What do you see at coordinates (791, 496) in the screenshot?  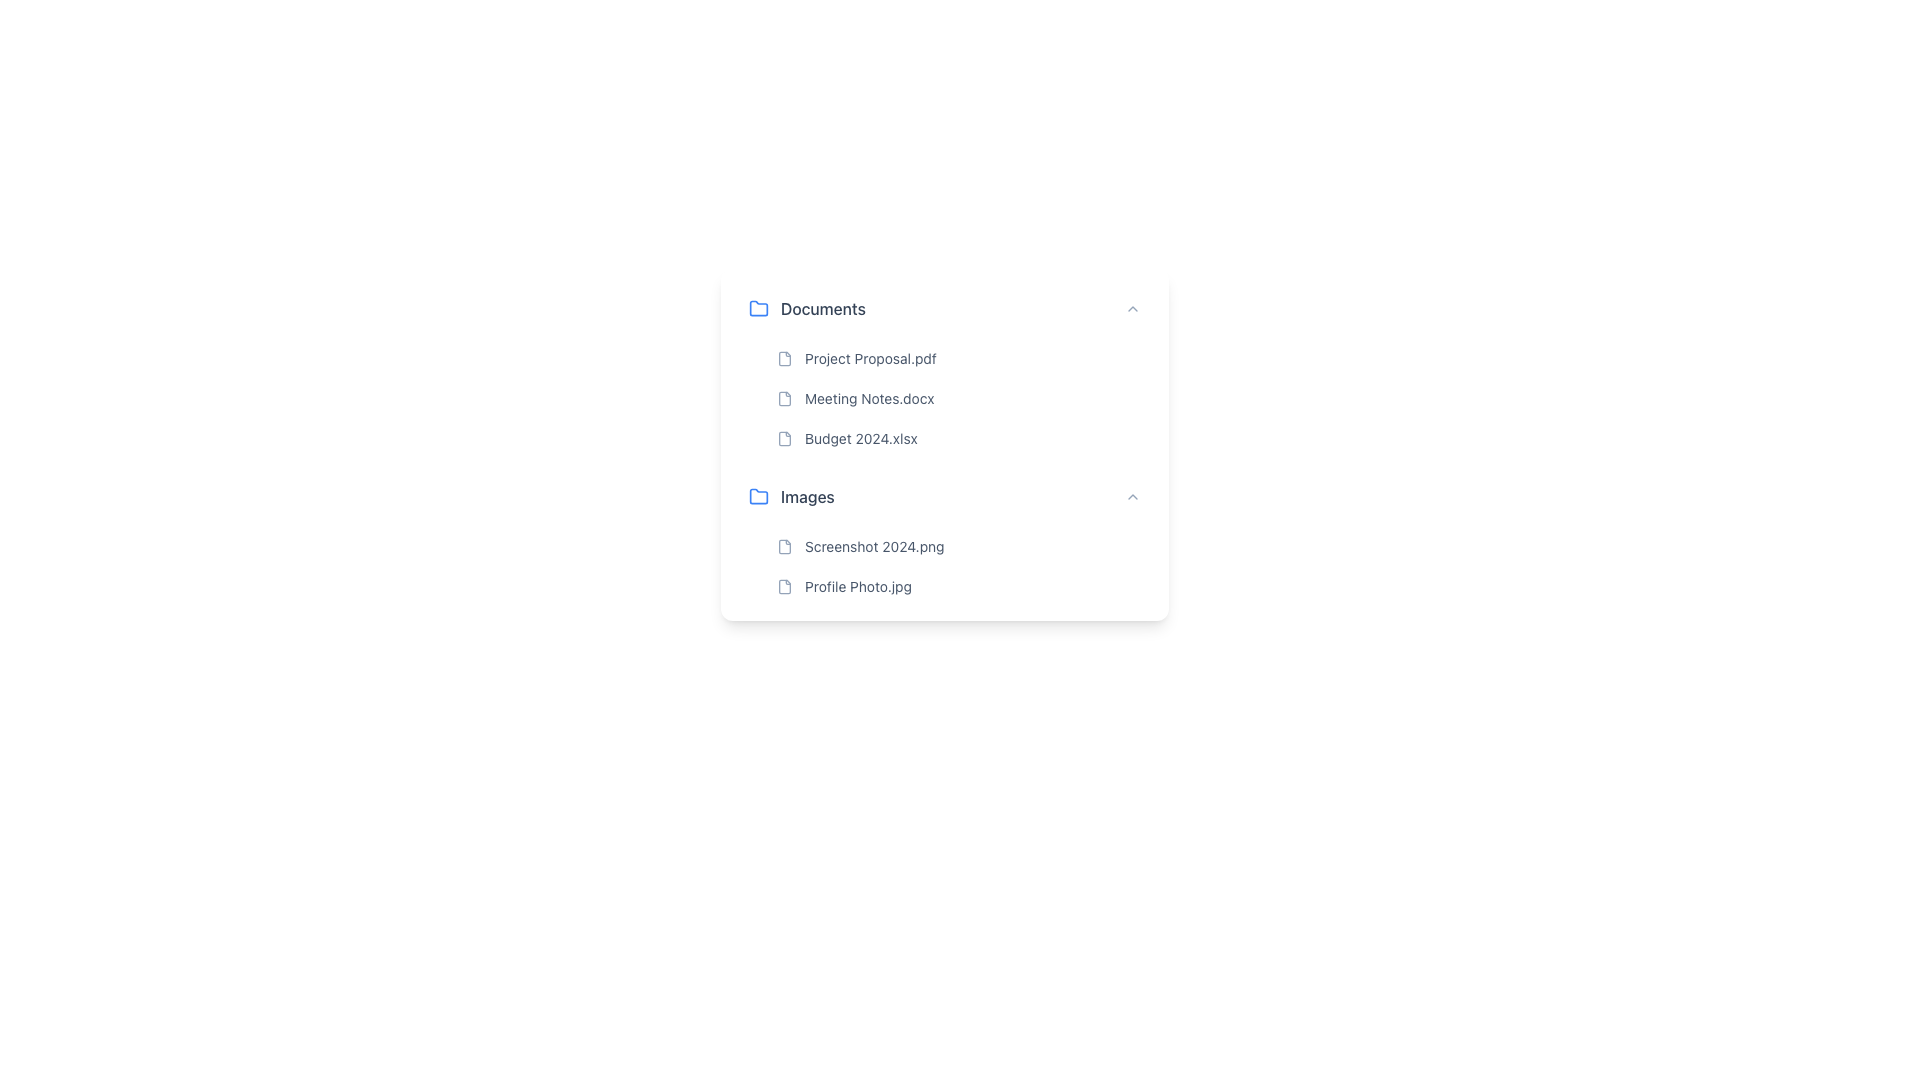 I see `the 'Images' text label, which is a medium-weight text next to a blue folder icon` at bounding box center [791, 496].